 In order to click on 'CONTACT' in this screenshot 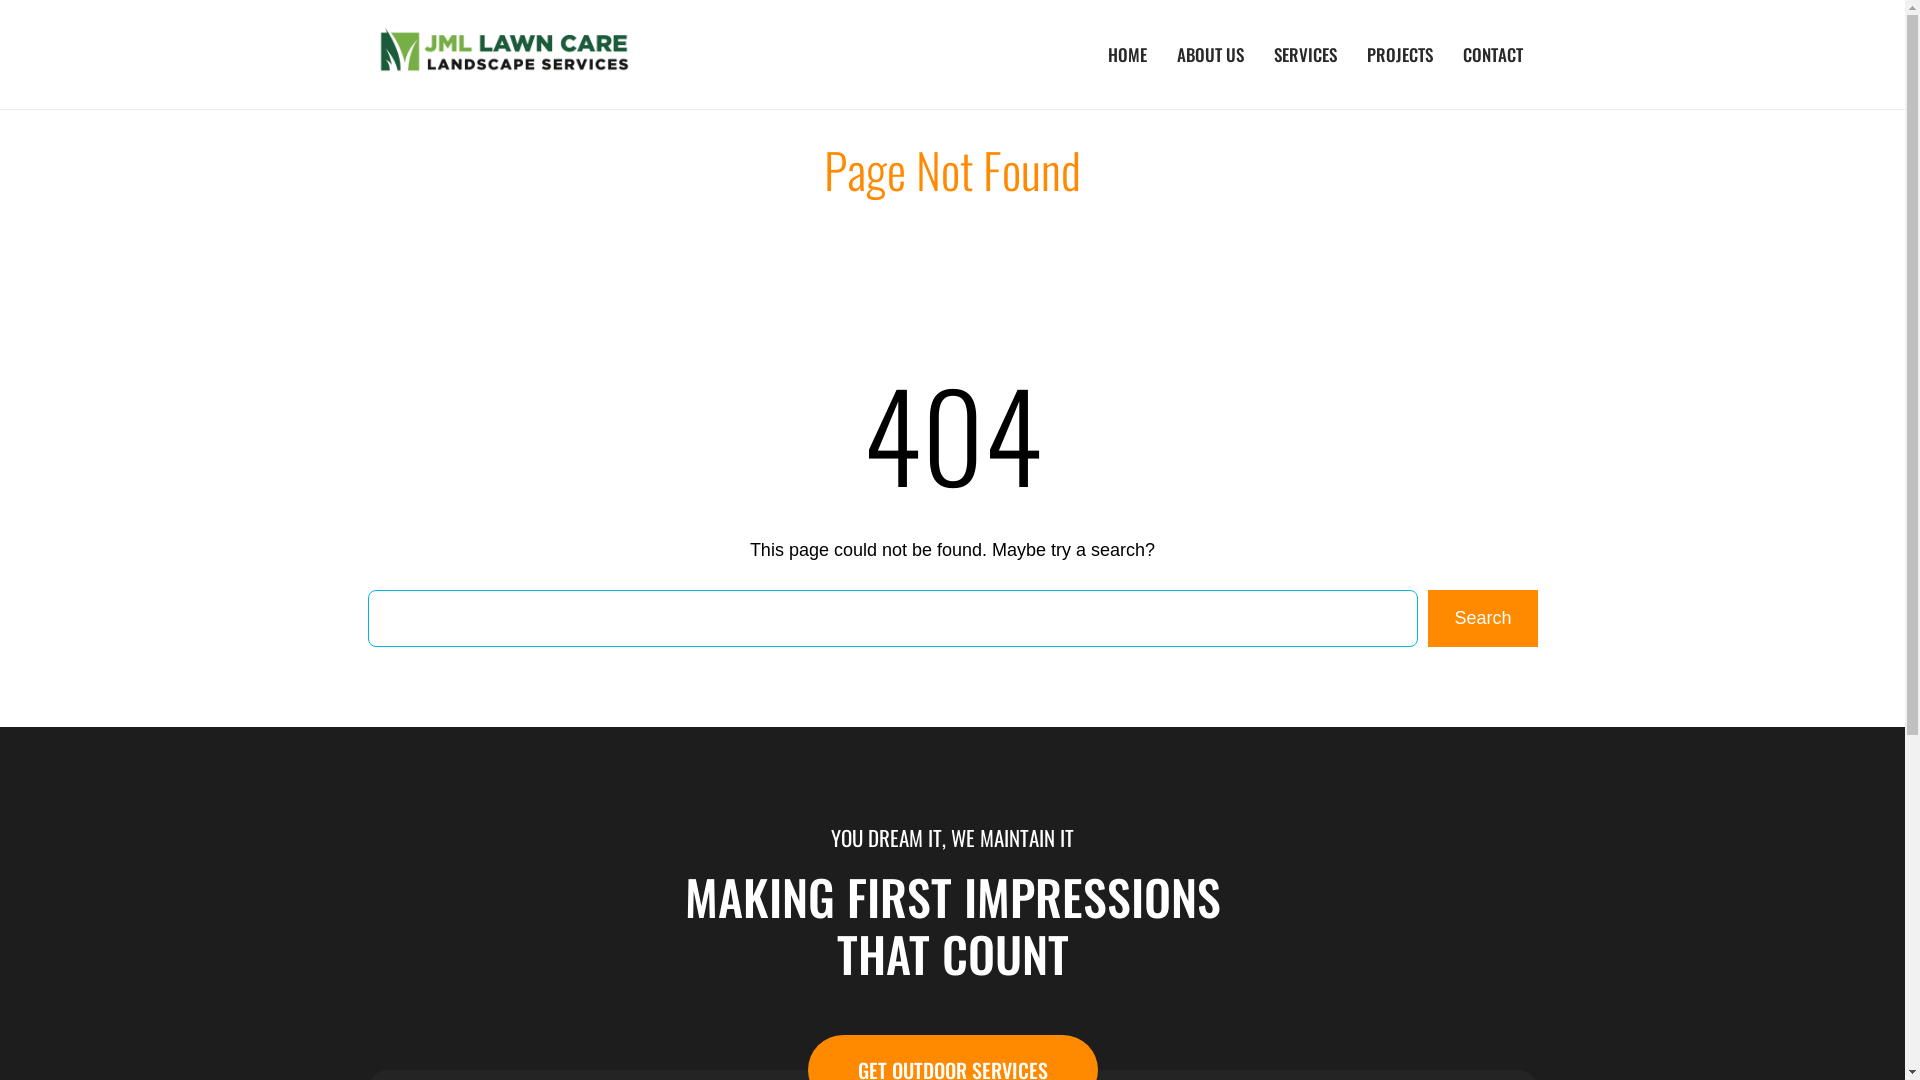, I will do `click(1492, 53)`.